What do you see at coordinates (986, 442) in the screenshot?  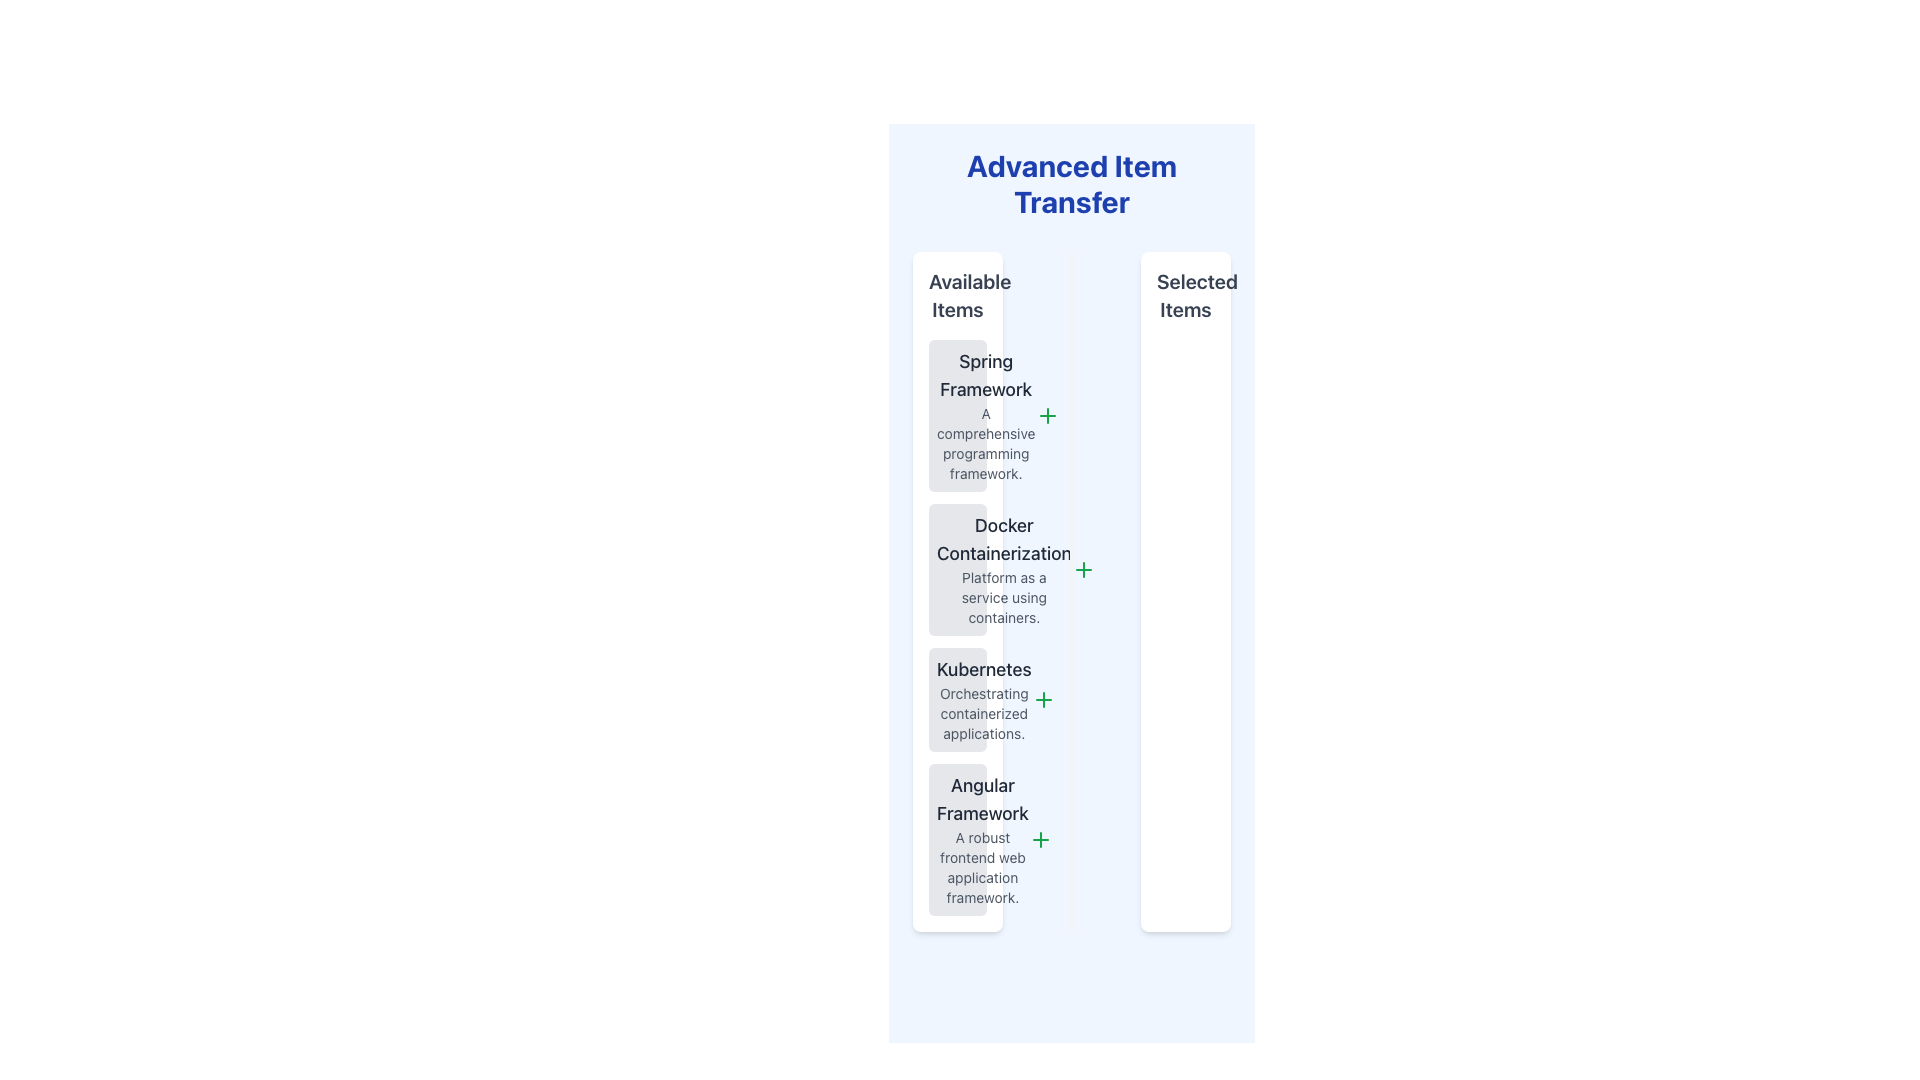 I see `the informational Text Label that describes the 'Spring Framework' item located in the 'Available Items' section, positioned directly below the 'Spring Framework' title` at bounding box center [986, 442].